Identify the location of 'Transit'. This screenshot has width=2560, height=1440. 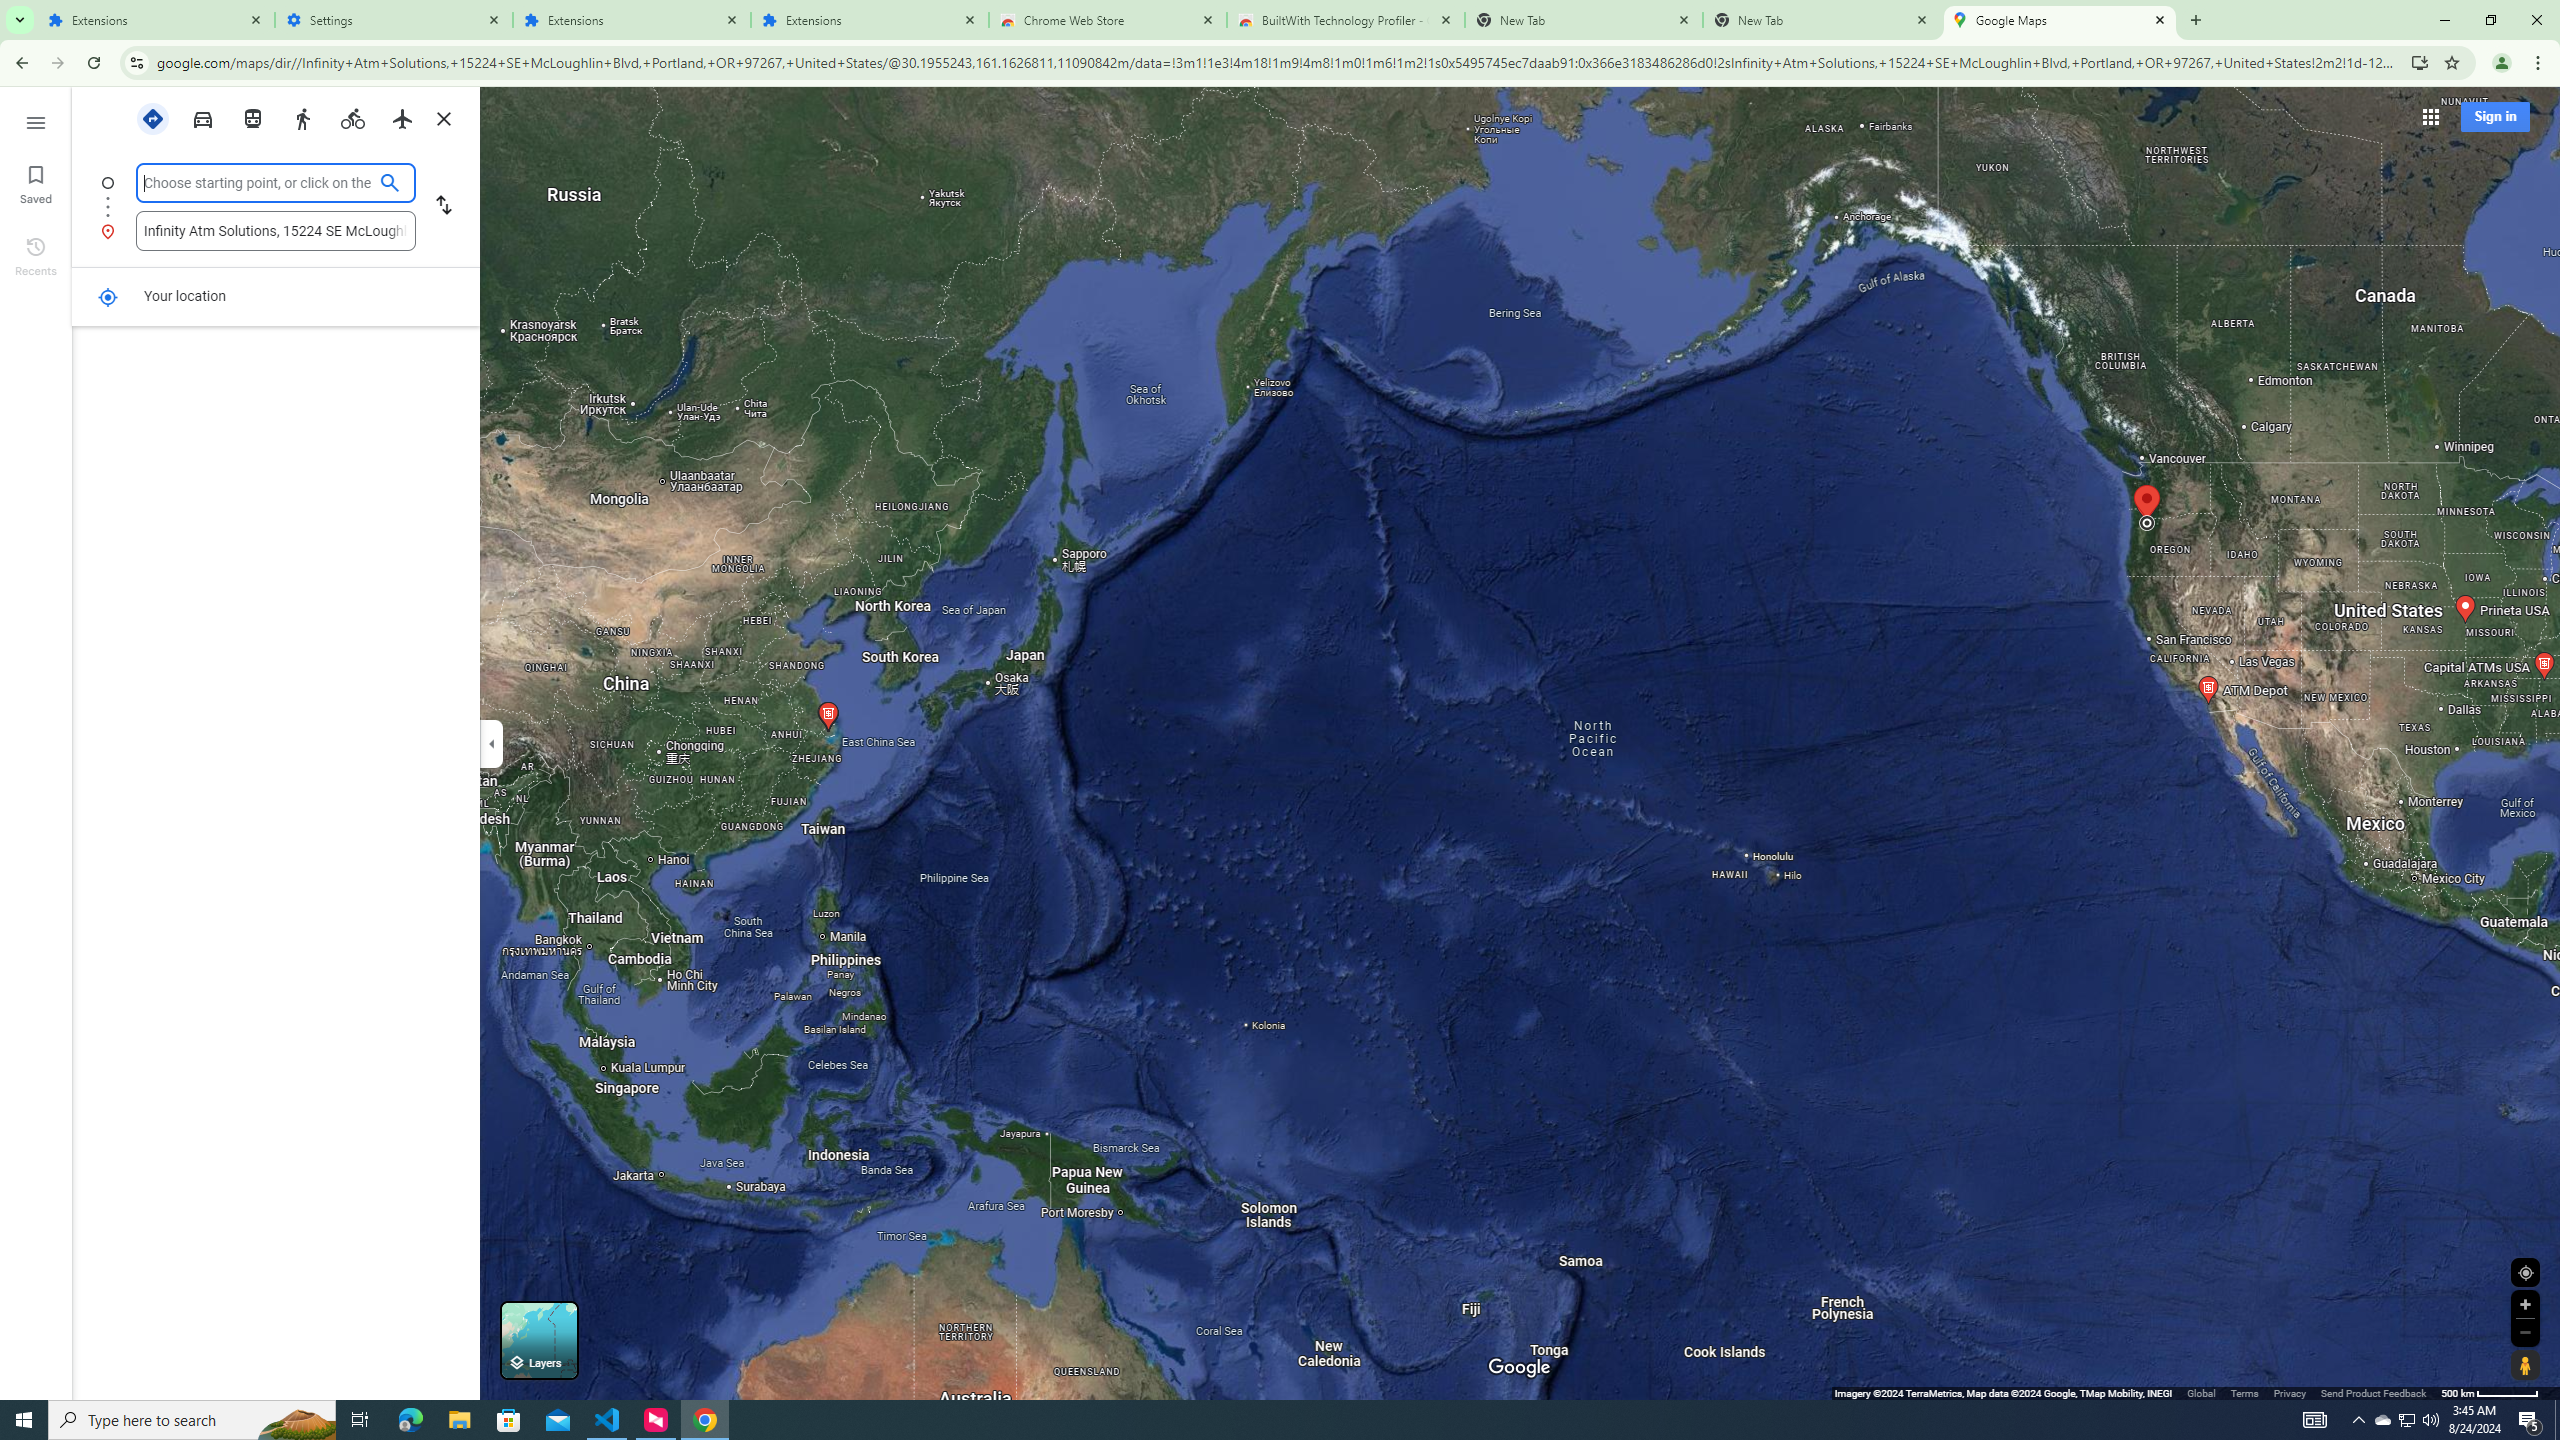
(252, 116).